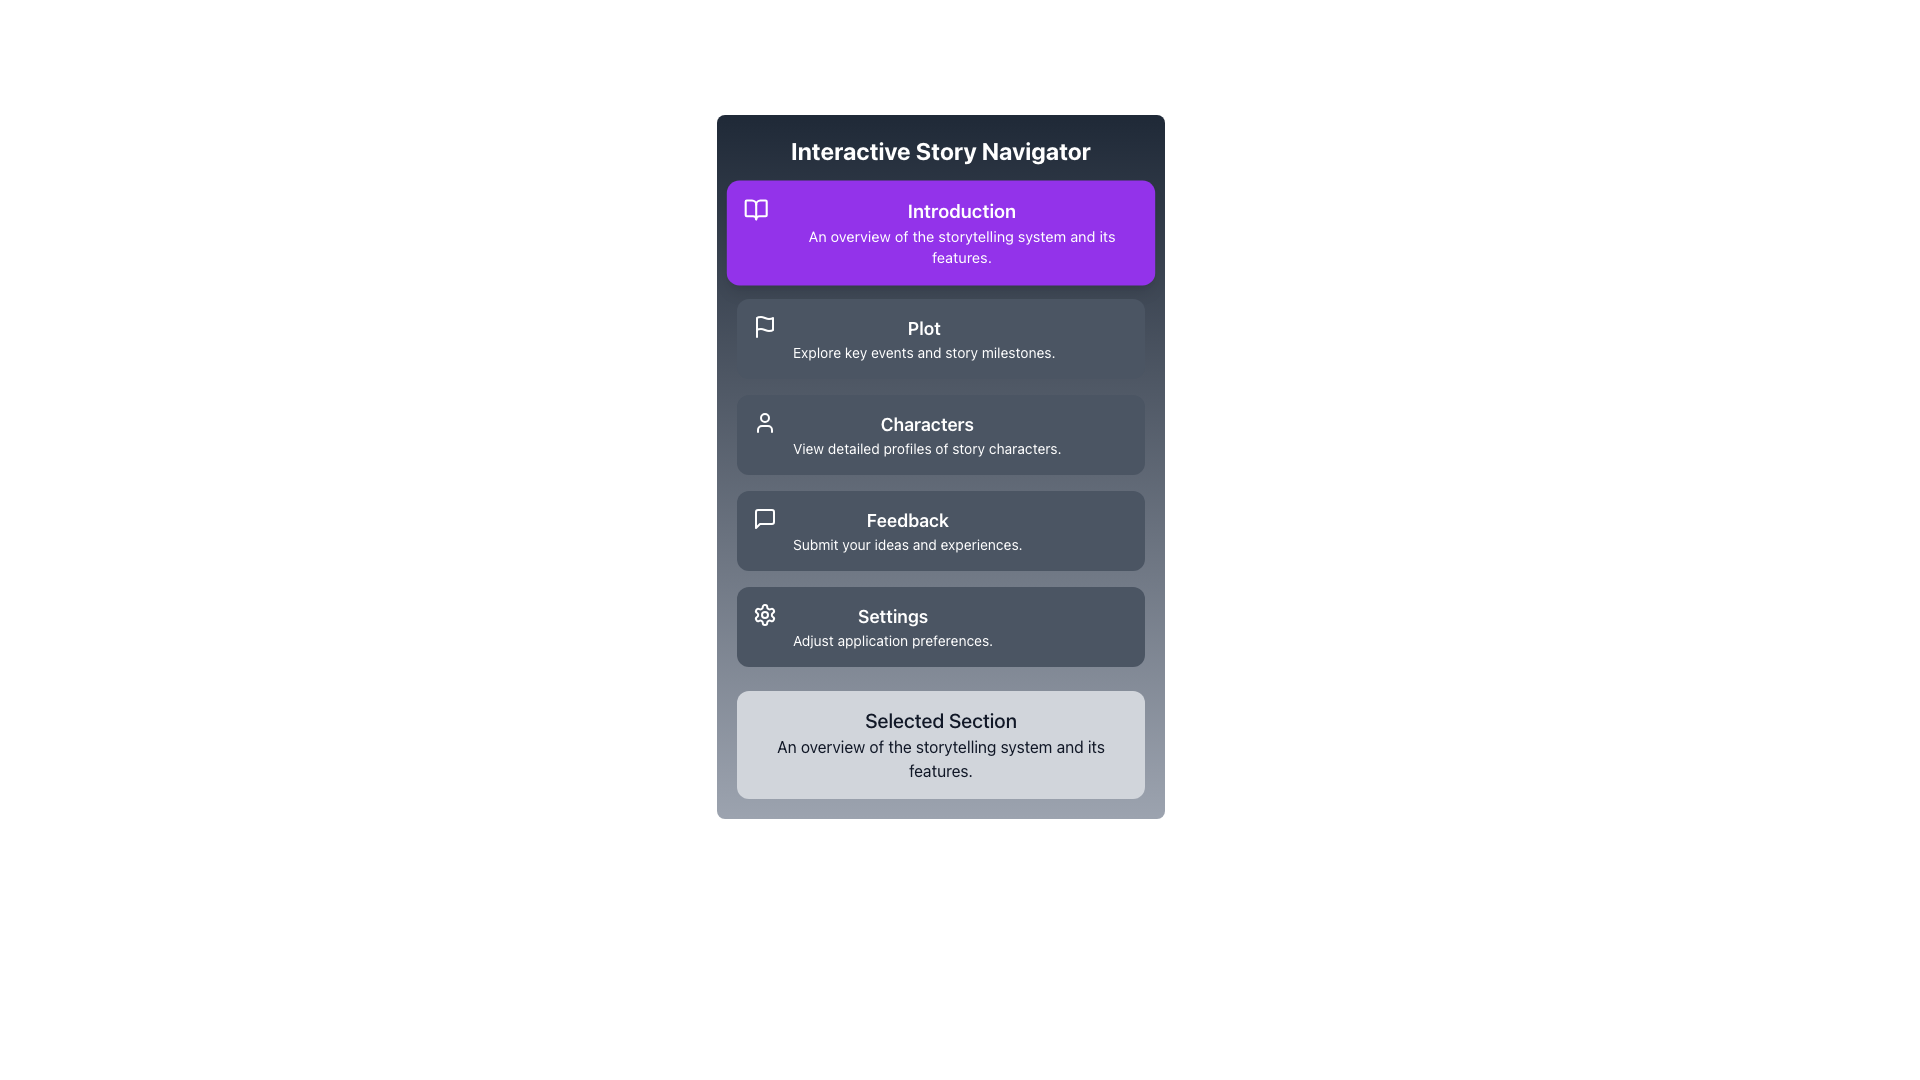  What do you see at coordinates (771, 626) in the screenshot?
I see `the settings icon, which is a white cogwheel positioned to the left of the 'Settings' section, as a static representation` at bounding box center [771, 626].